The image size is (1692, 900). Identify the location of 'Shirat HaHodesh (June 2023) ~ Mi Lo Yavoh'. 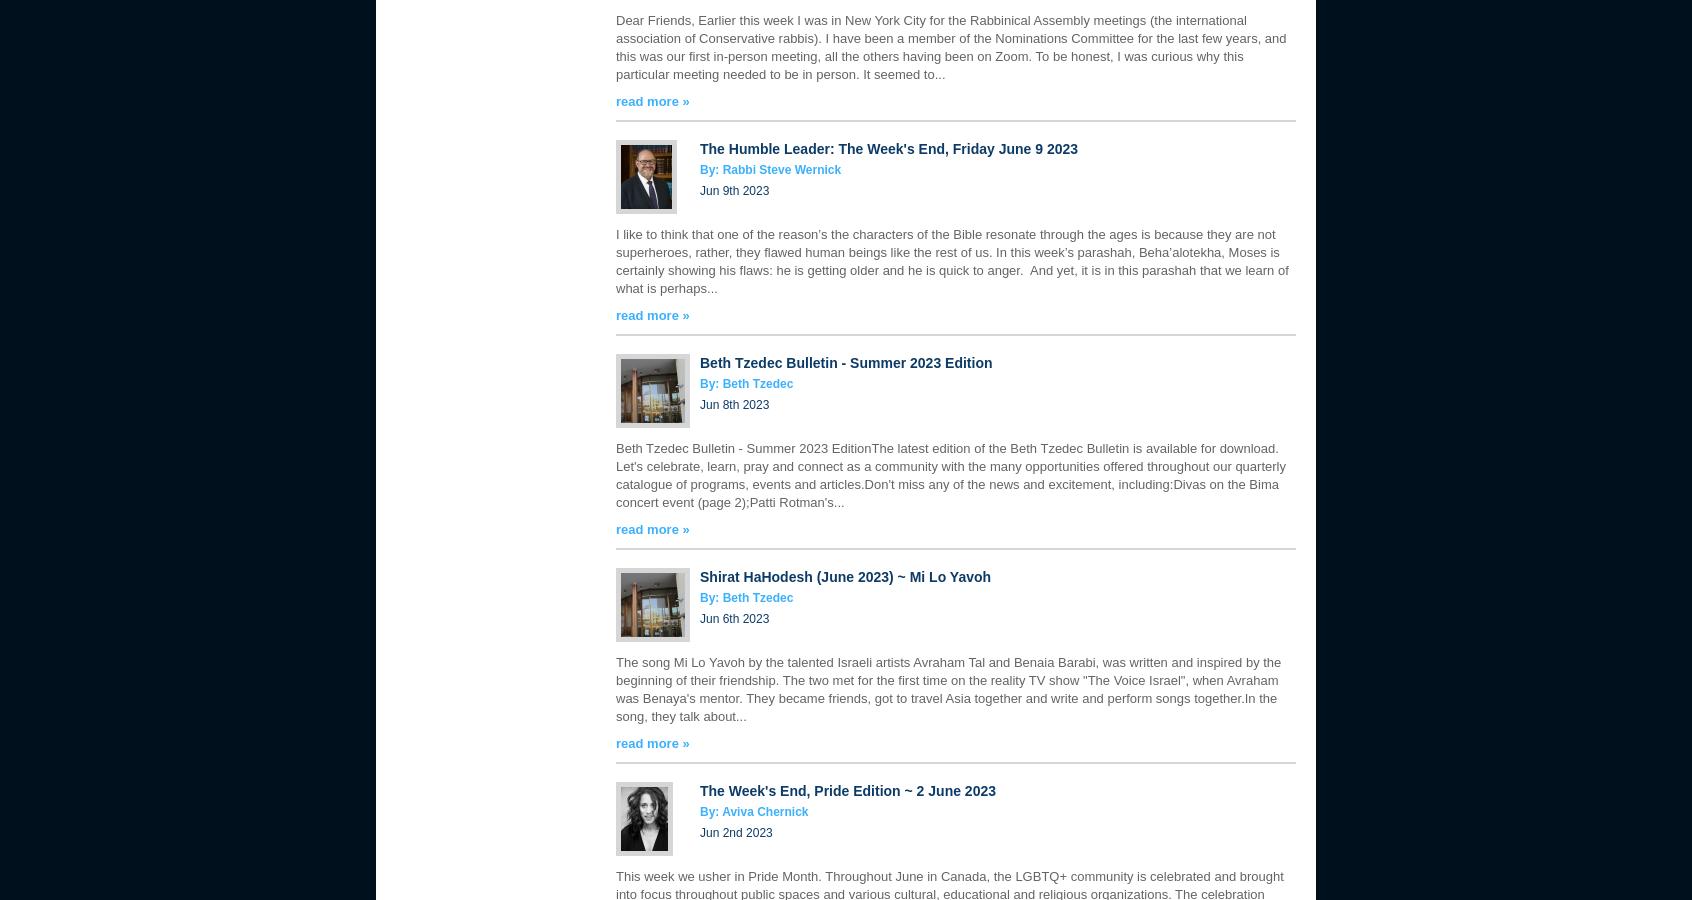
(699, 576).